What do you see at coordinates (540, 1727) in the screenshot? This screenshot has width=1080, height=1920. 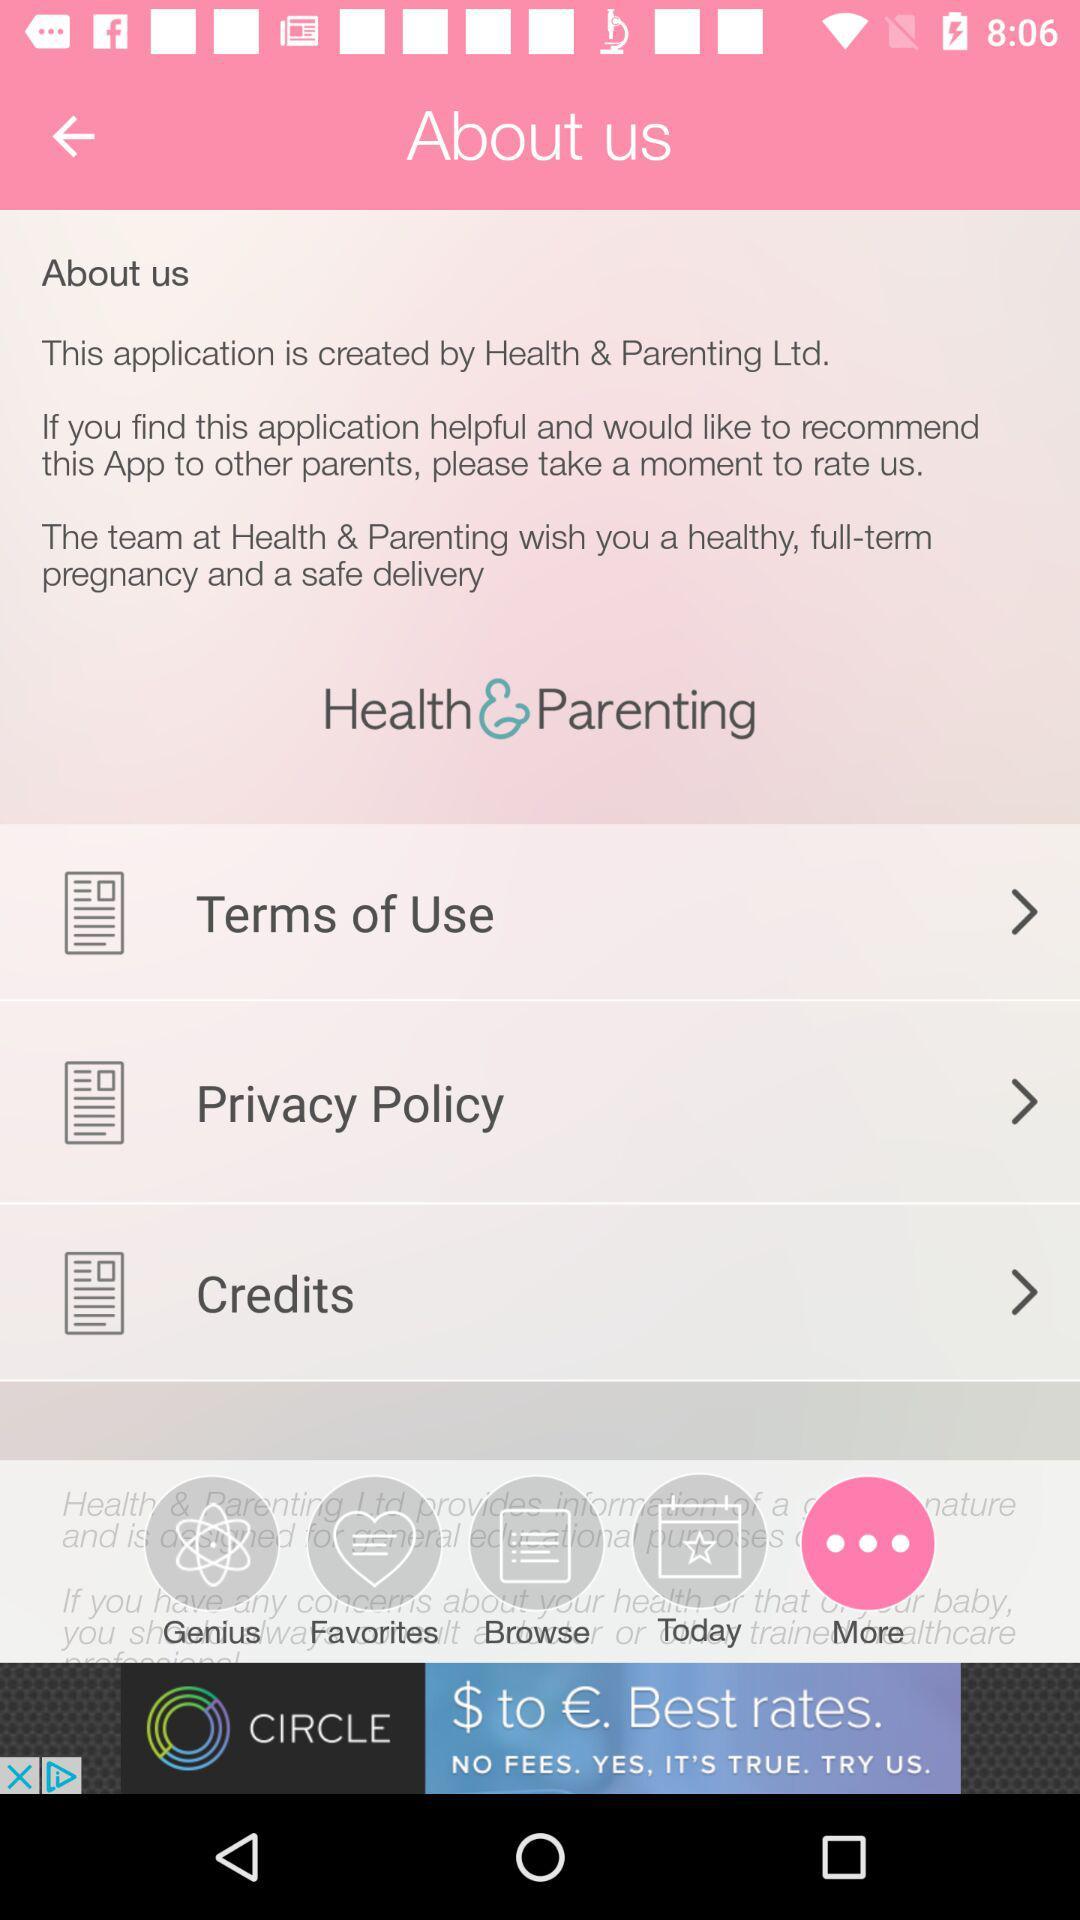 I see `adventisment page` at bounding box center [540, 1727].